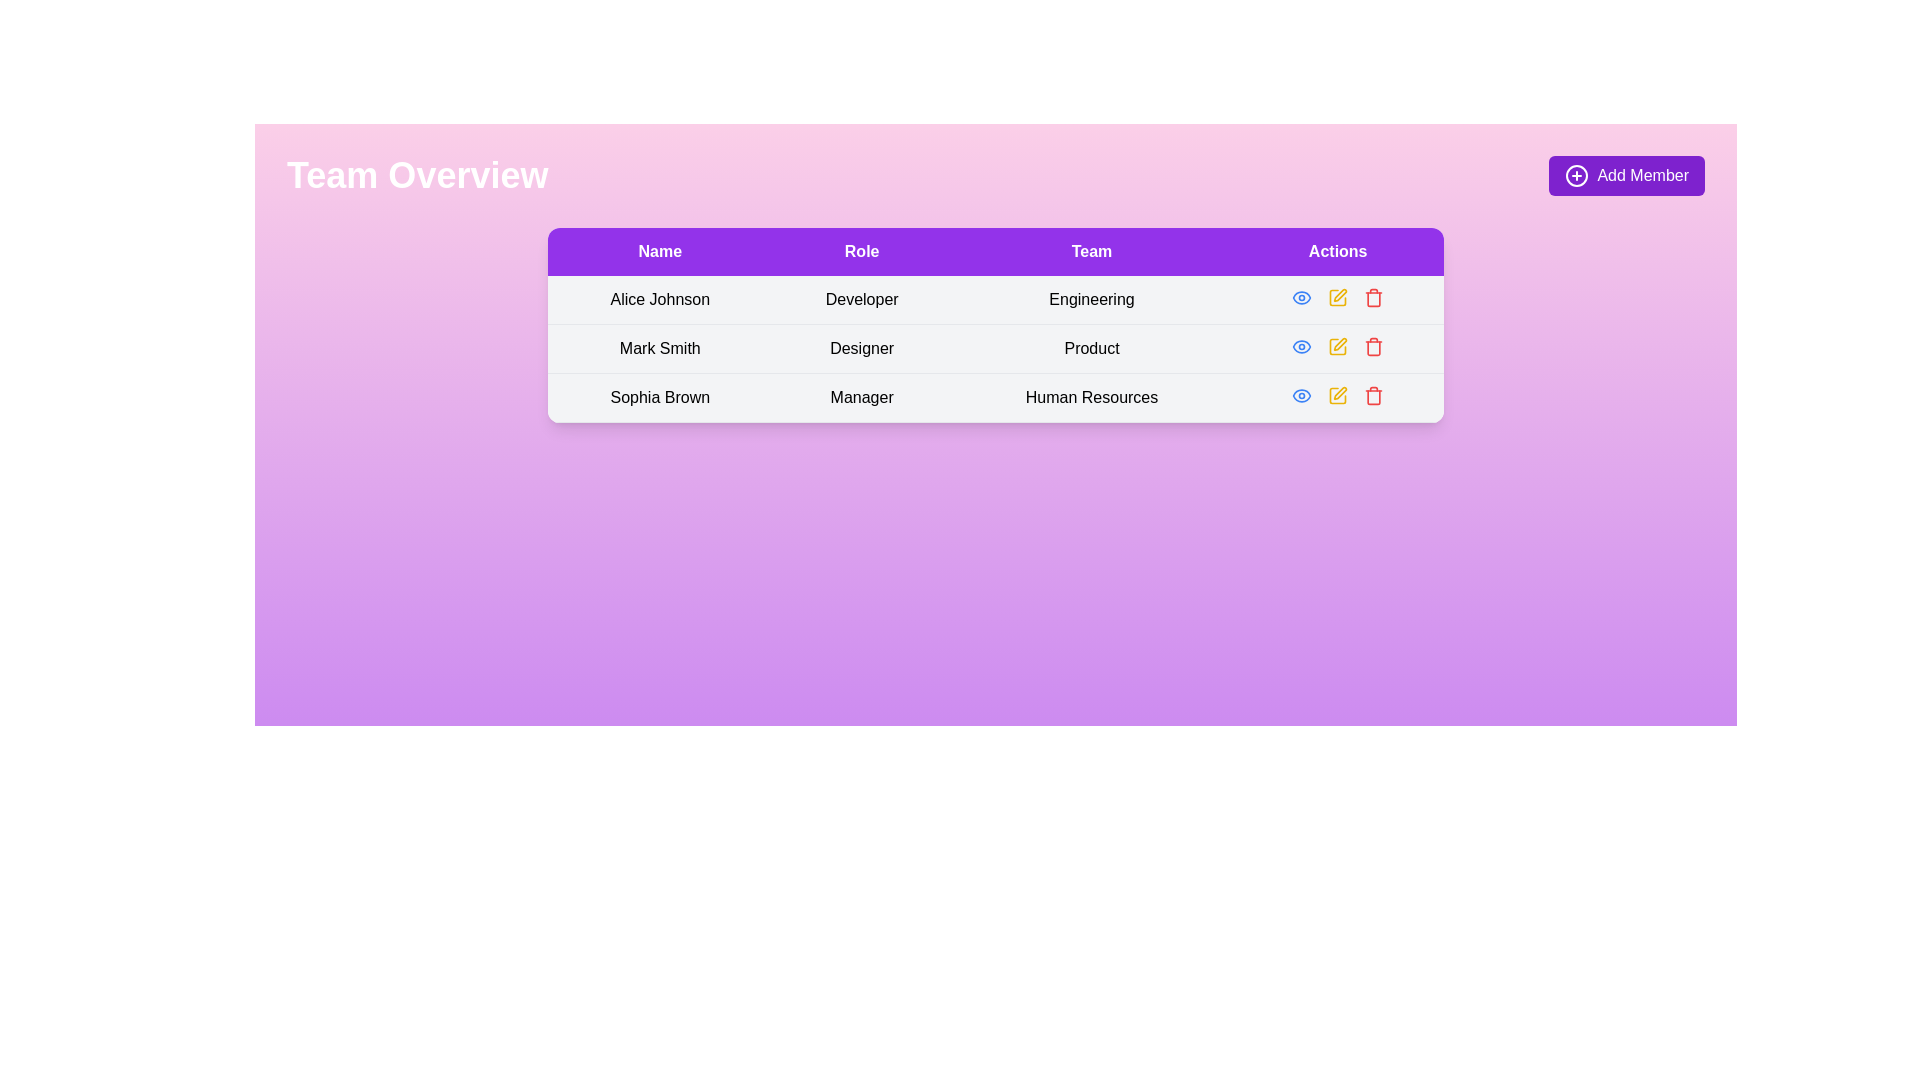 The image size is (1920, 1080). Describe the element at coordinates (1091, 300) in the screenshot. I see `the static text field displaying 'Engineering' in the 'Team' column of the 'Team Overview' table` at that location.